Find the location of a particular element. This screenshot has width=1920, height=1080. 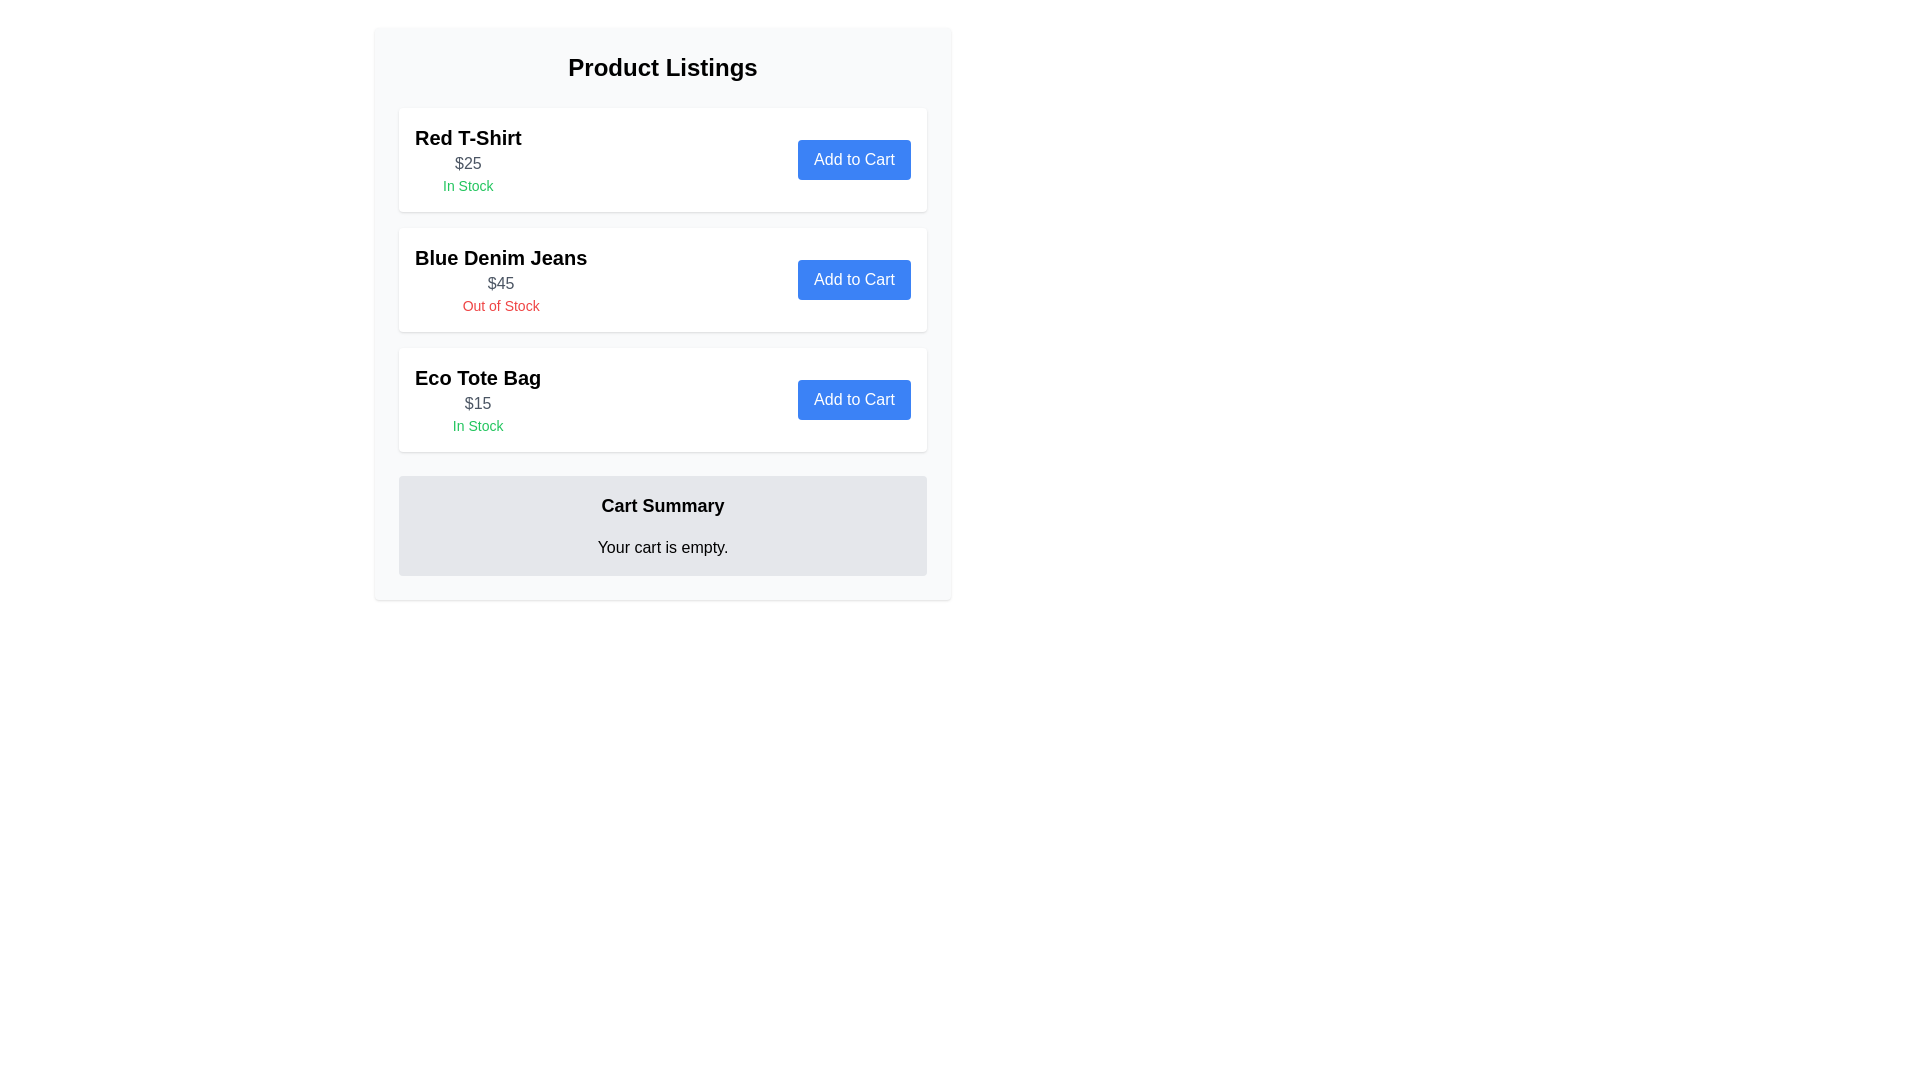

the 'Add to Cart' button is located at coordinates (854, 158).